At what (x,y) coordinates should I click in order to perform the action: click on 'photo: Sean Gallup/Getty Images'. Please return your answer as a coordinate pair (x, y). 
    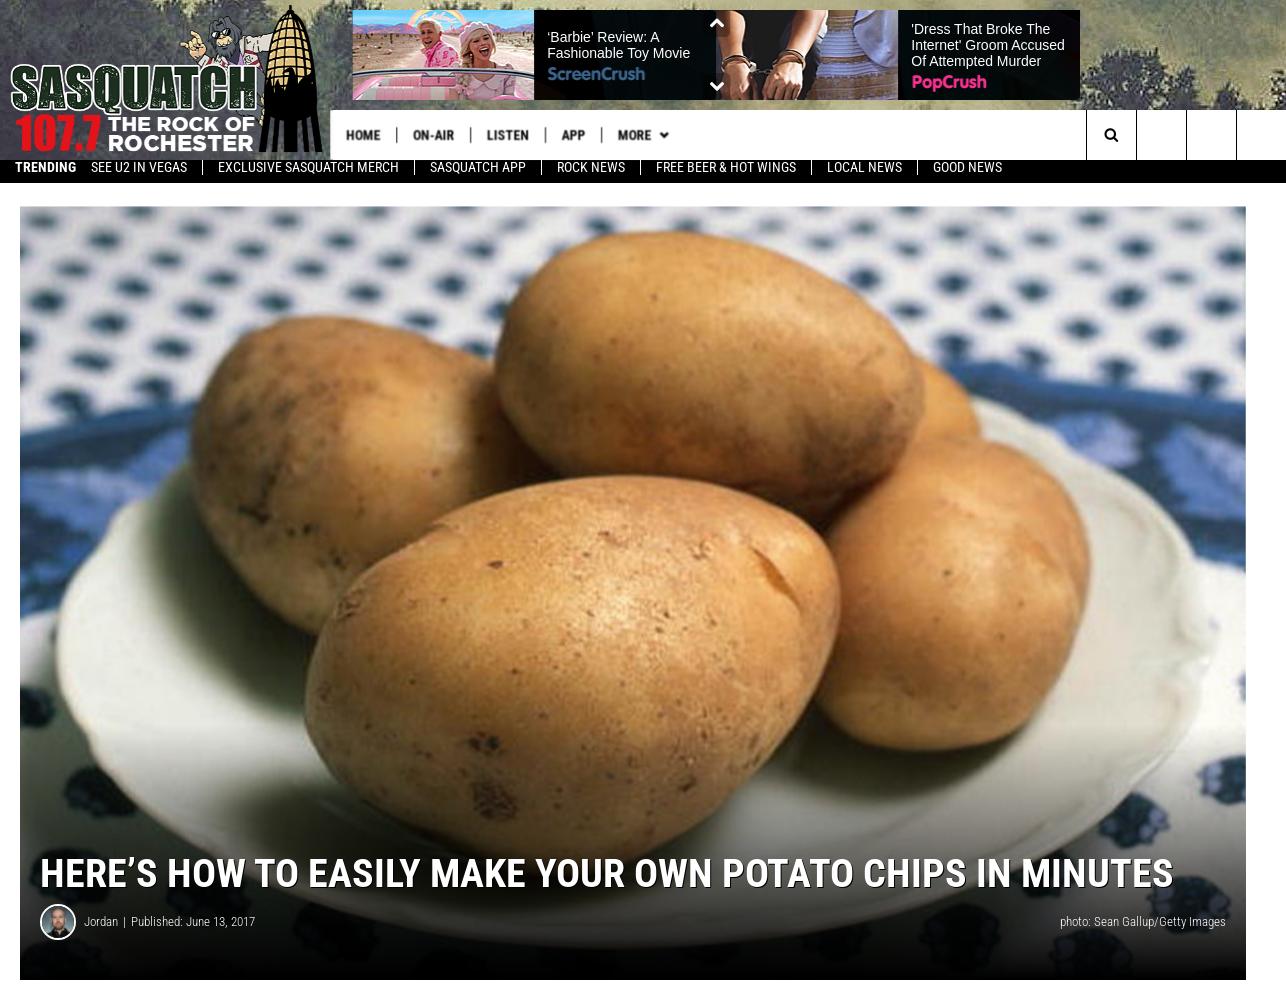
    Looking at the image, I should click on (1141, 929).